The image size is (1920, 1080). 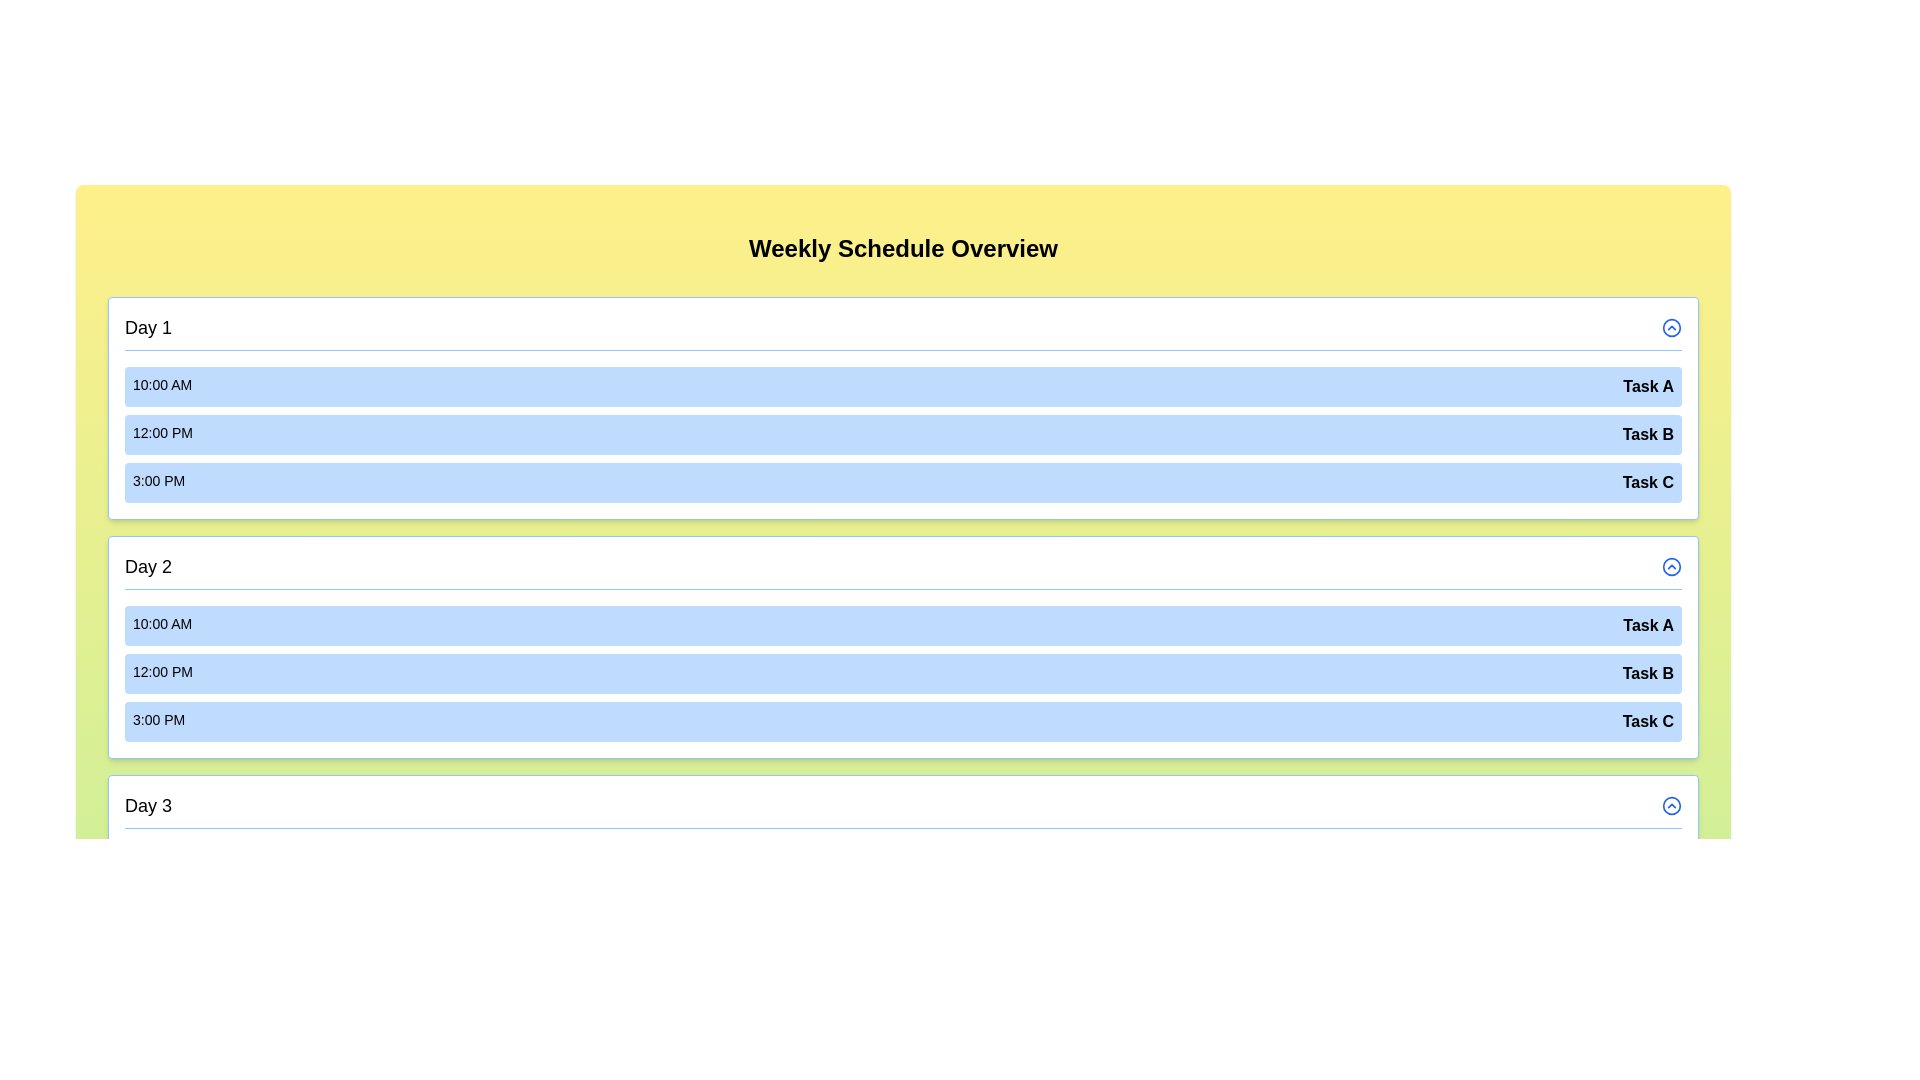 I want to click on the event Task A for day Day 2, so click(x=902, y=624).